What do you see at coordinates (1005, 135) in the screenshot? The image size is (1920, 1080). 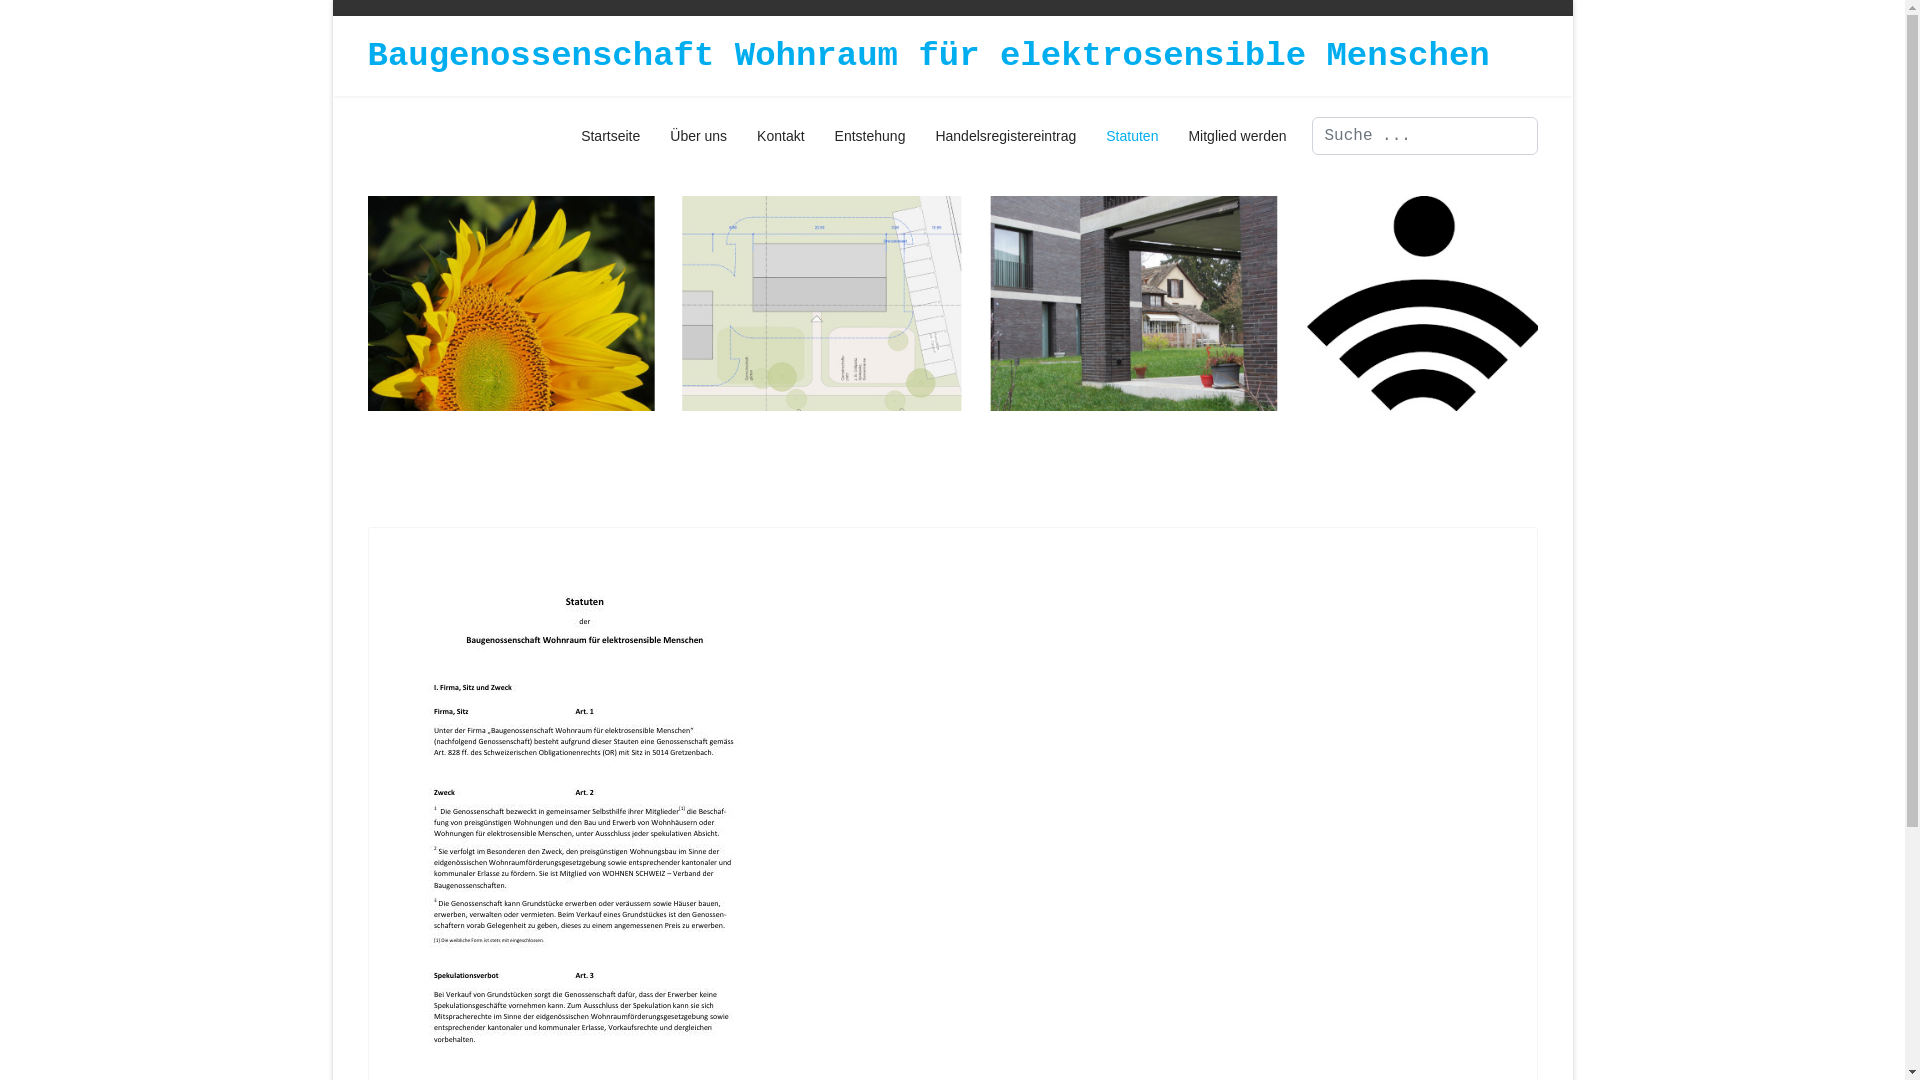 I see `'Handelsregistereintrag'` at bounding box center [1005, 135].